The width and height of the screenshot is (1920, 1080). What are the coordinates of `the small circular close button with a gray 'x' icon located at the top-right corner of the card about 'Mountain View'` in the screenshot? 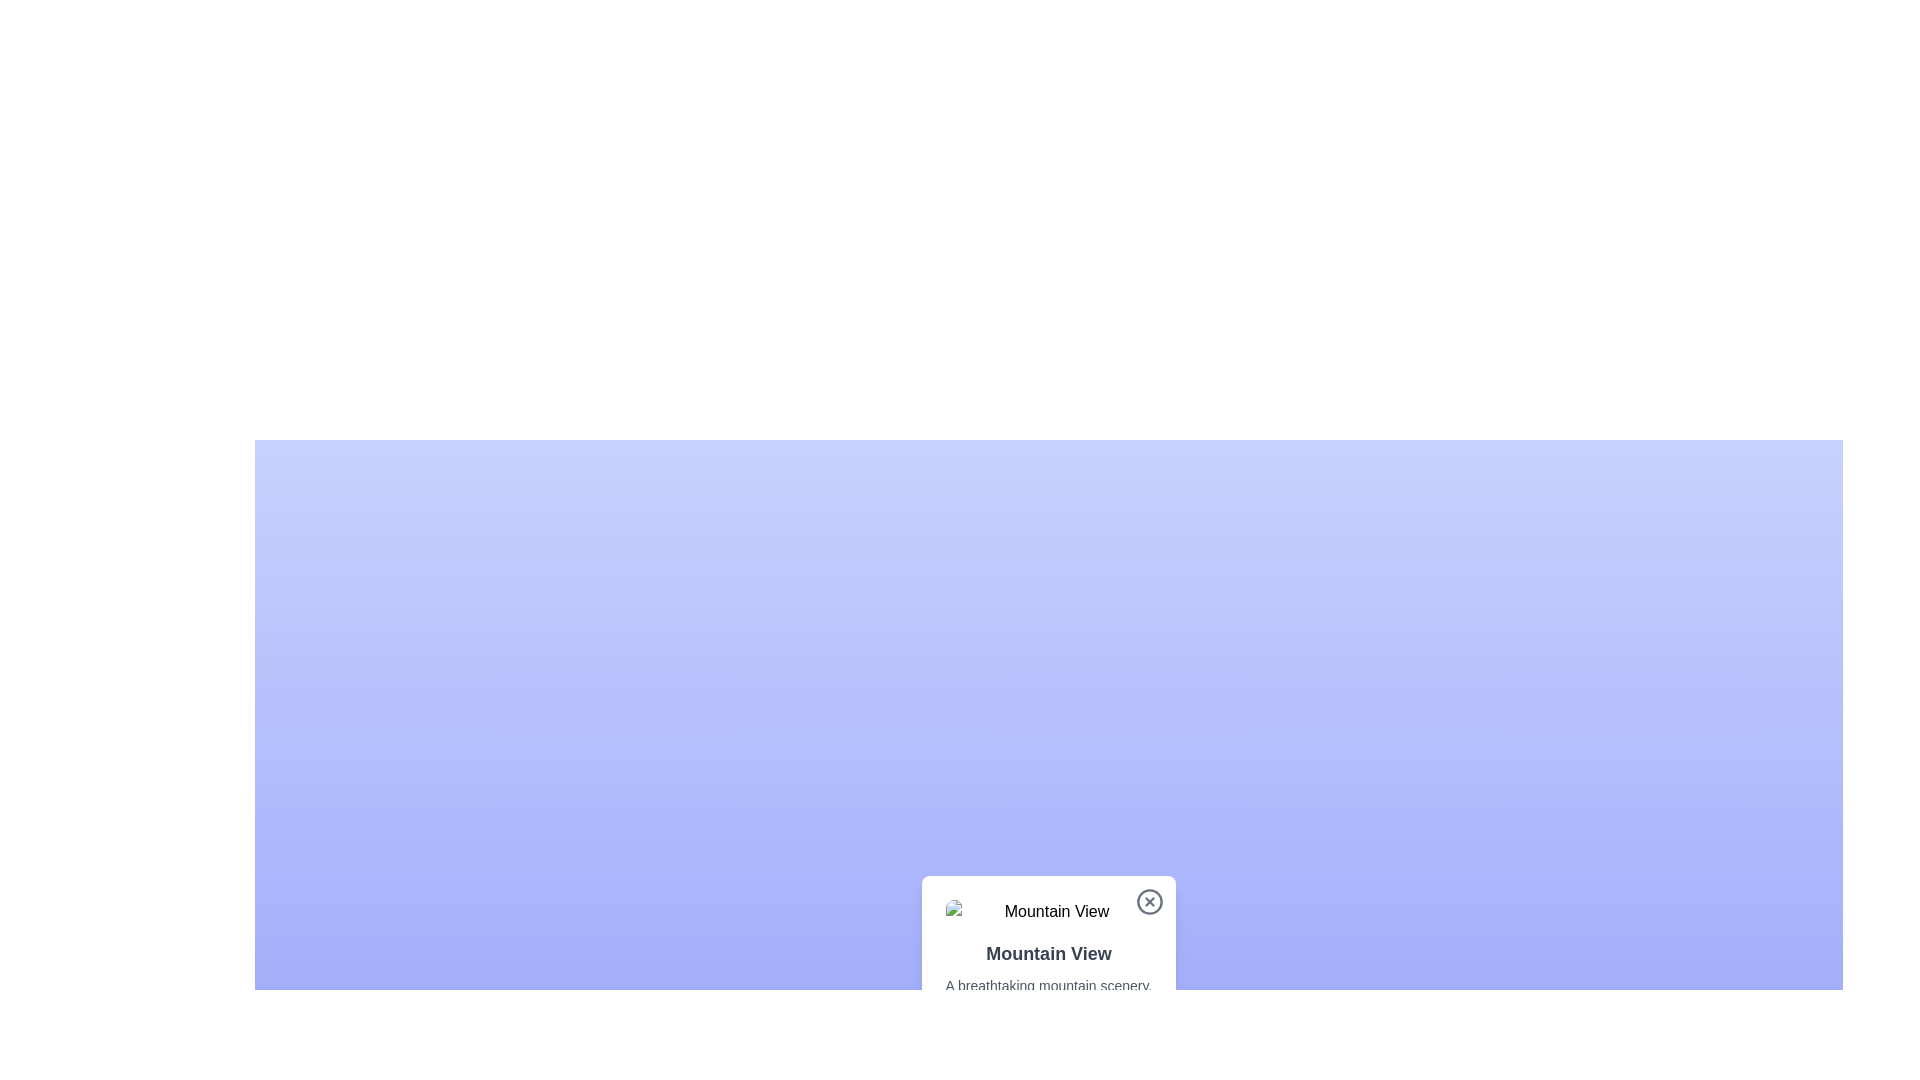 It's located at (1150, 902).